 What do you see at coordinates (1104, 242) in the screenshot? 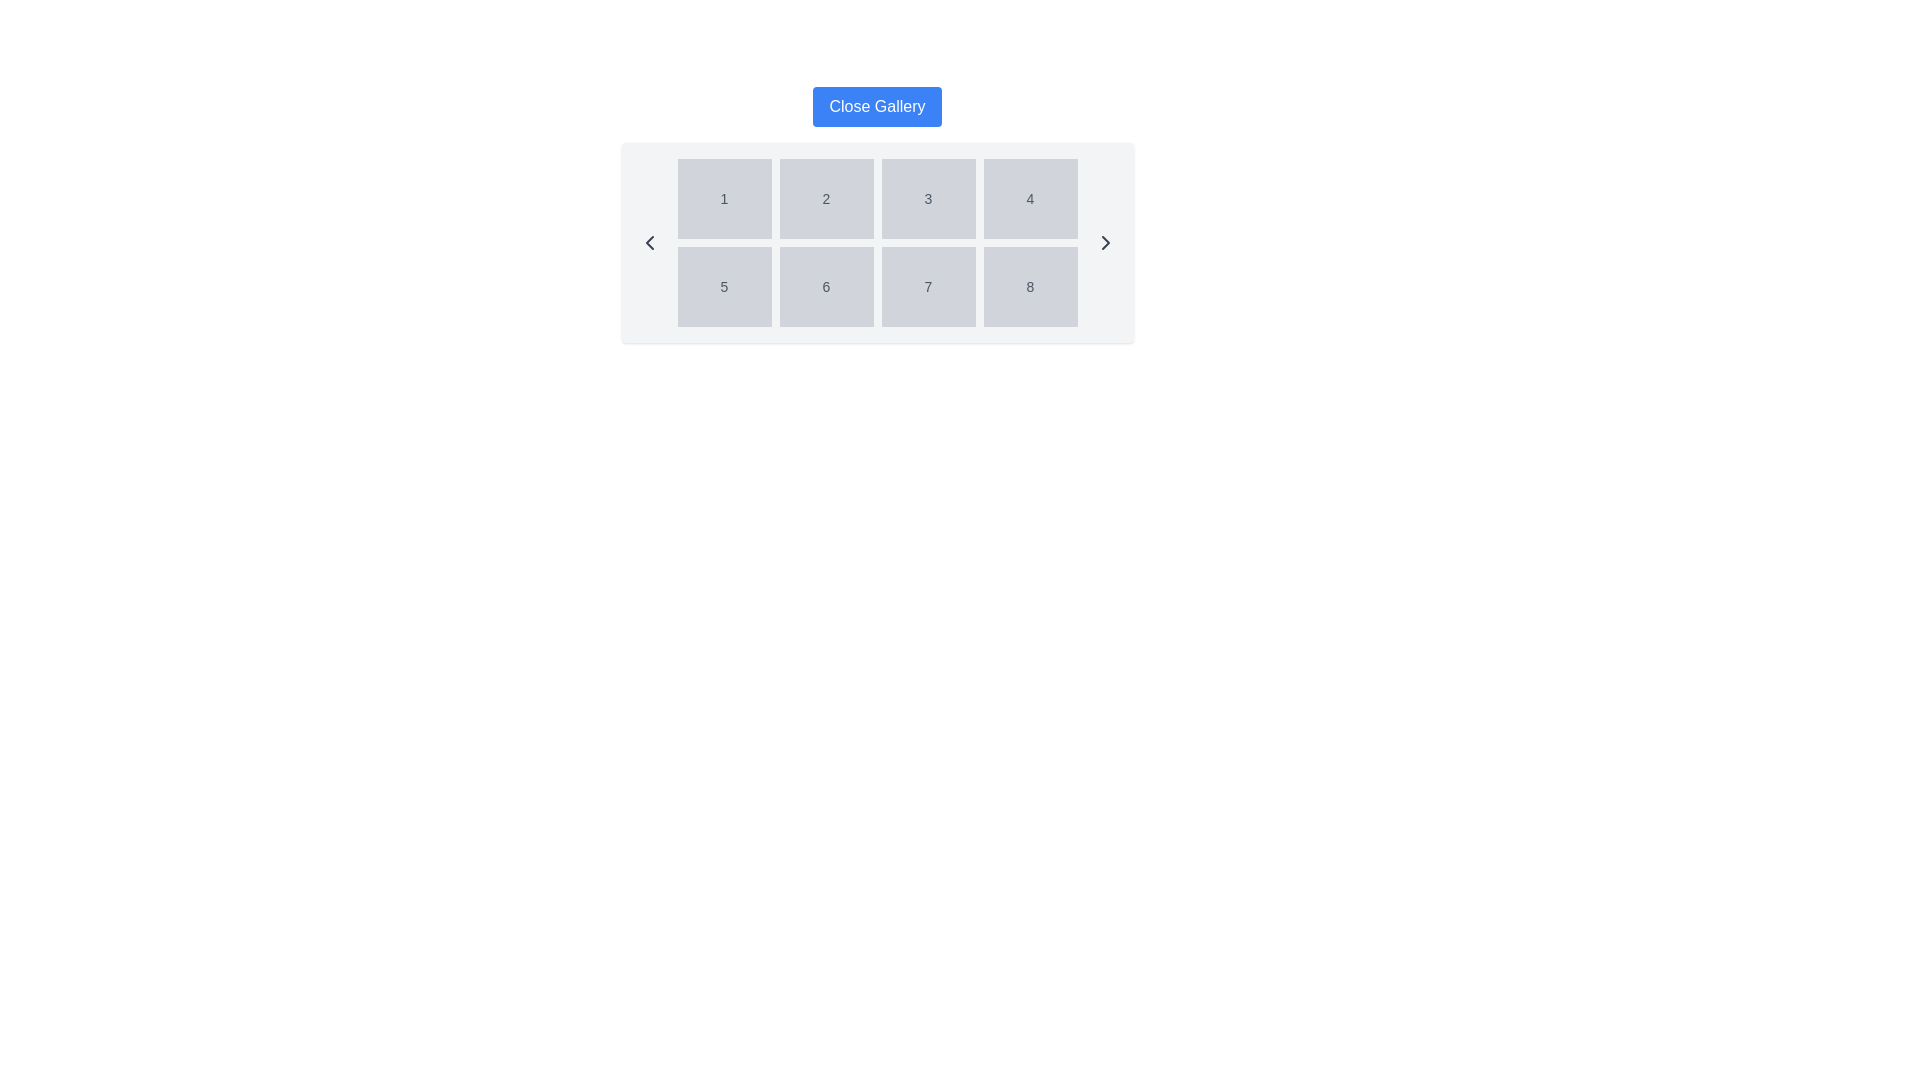
I see `the navigation button located at the far-right end of the gallery` at bounding box center [1104, 242].